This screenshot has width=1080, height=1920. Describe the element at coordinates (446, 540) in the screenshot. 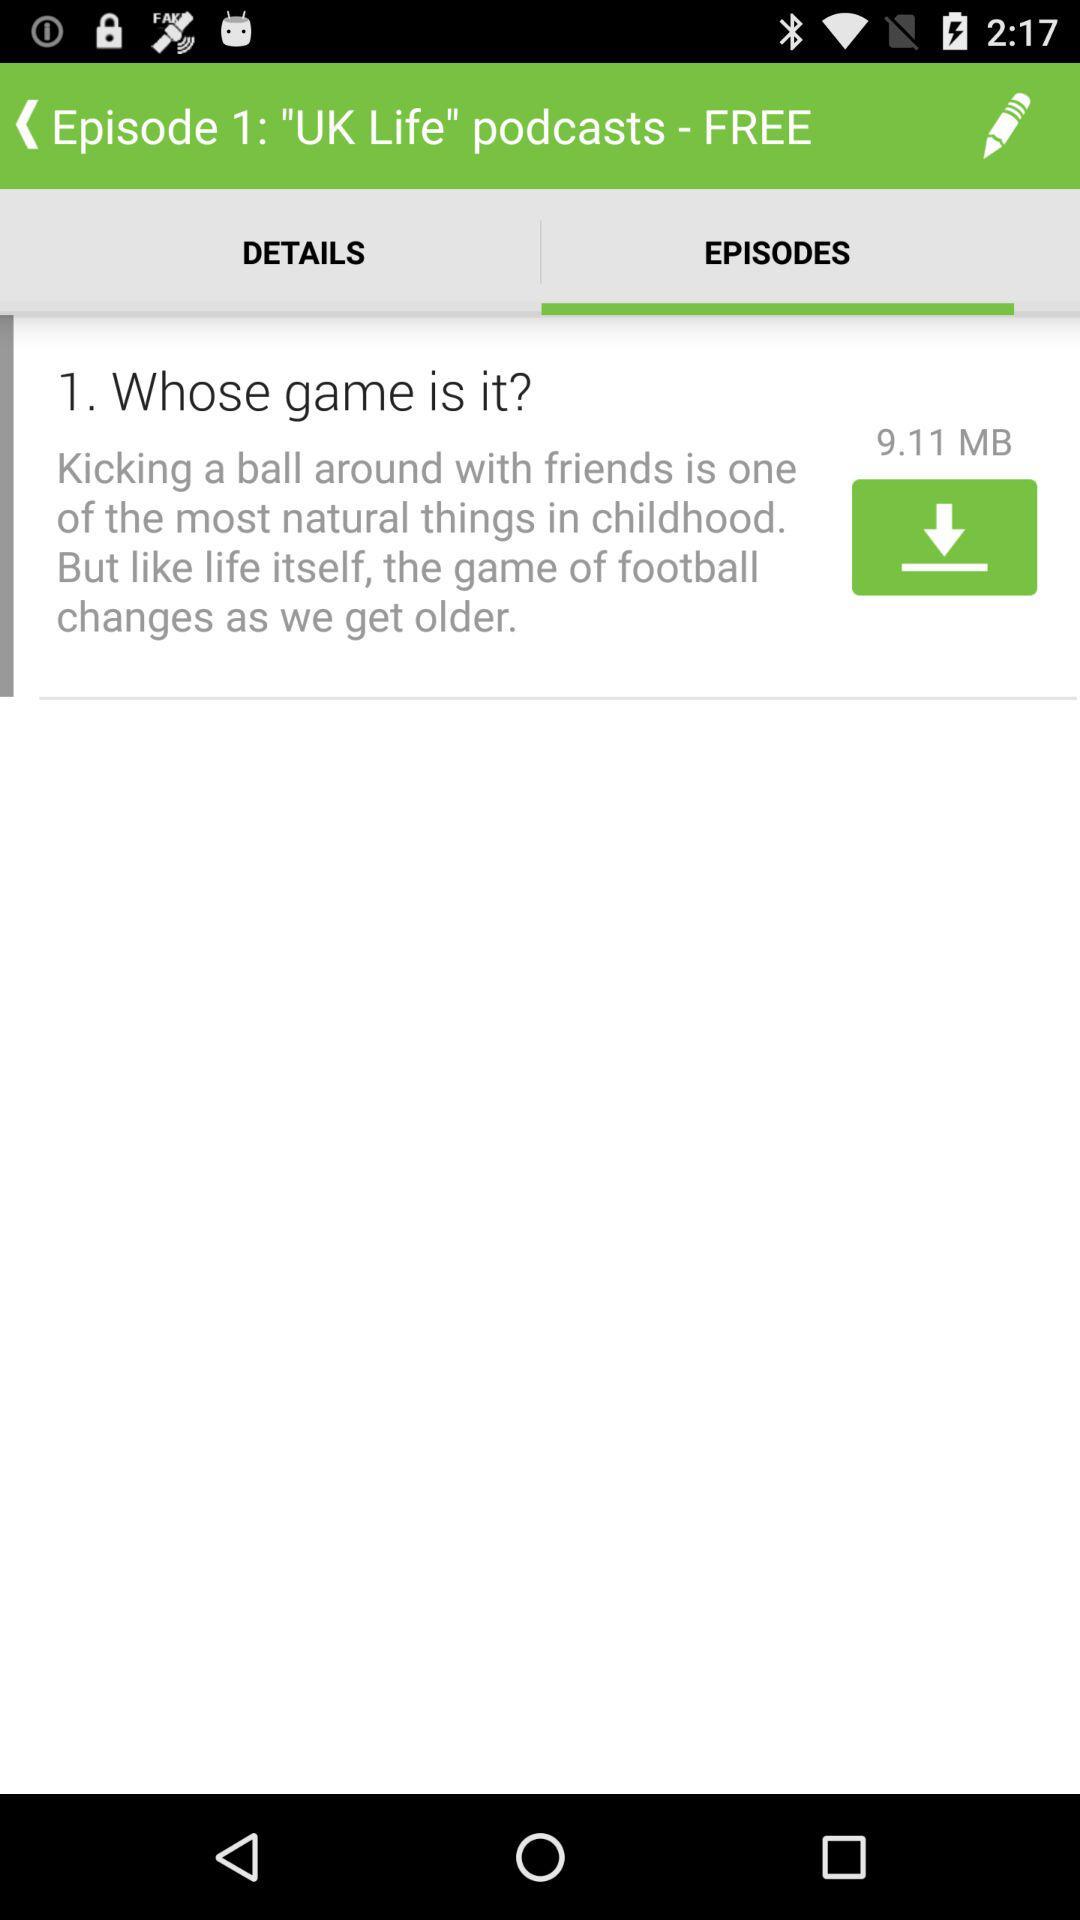

I see `icon below 1 whose game icon` at that location.